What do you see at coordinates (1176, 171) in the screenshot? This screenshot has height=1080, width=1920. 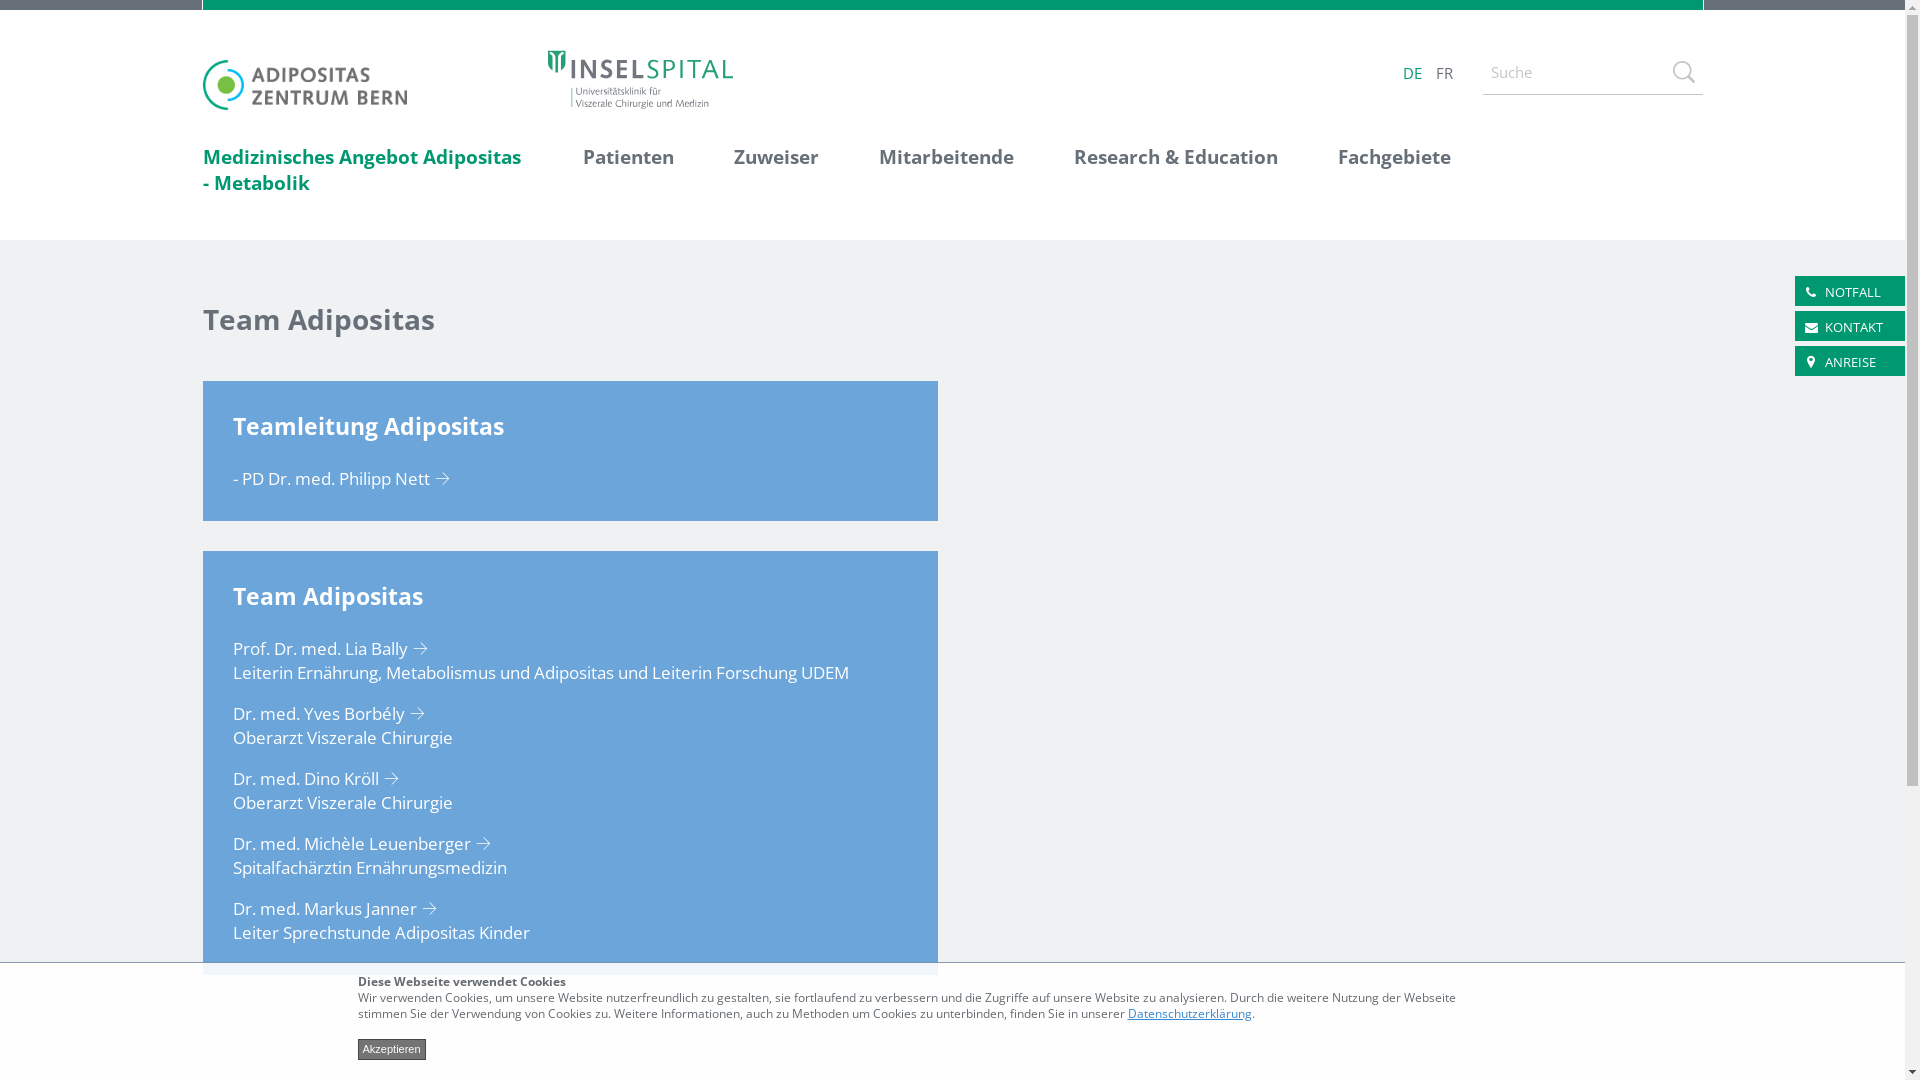 I see `'Research & Education'` at bounding box center [1176, 171].